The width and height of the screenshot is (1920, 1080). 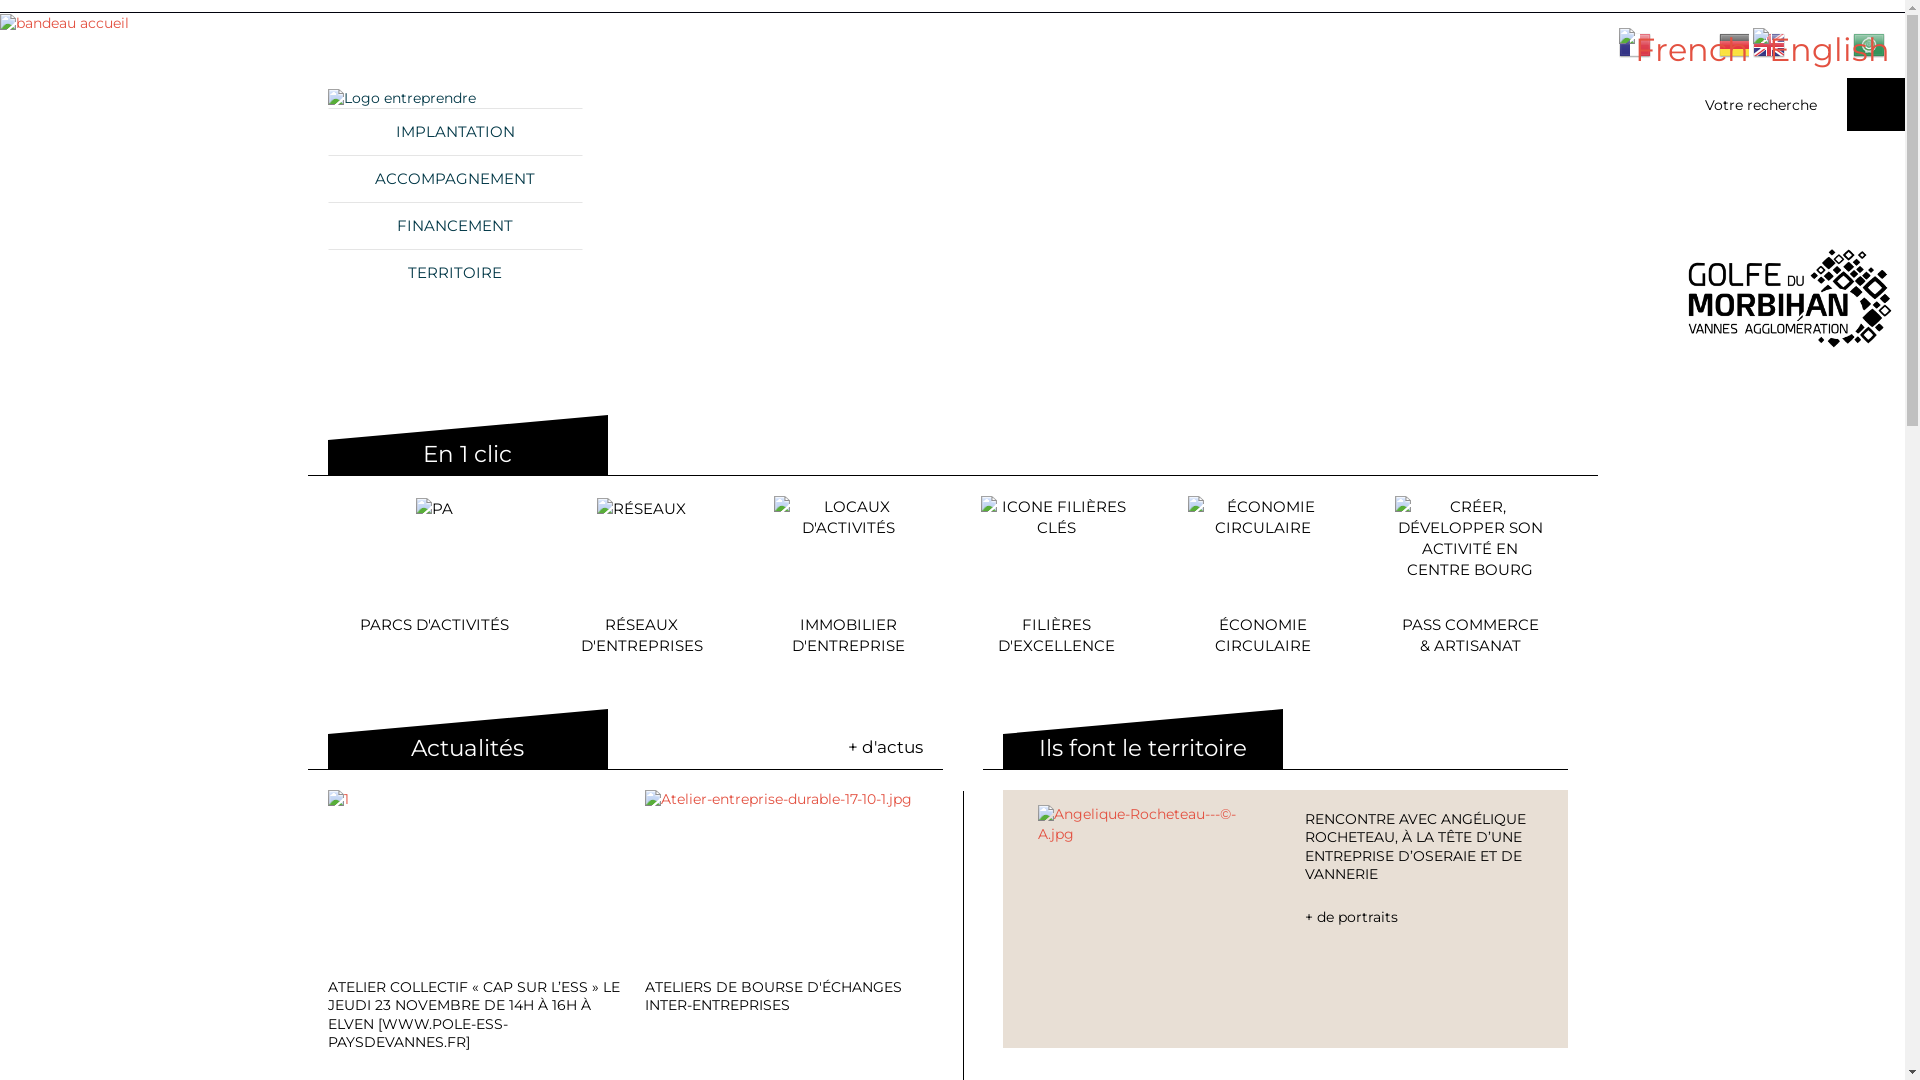 What do you see at coordinates (1418, 918) in the screenshot?
I see `'+ de portraits'` at bounding box center [1418, 918].